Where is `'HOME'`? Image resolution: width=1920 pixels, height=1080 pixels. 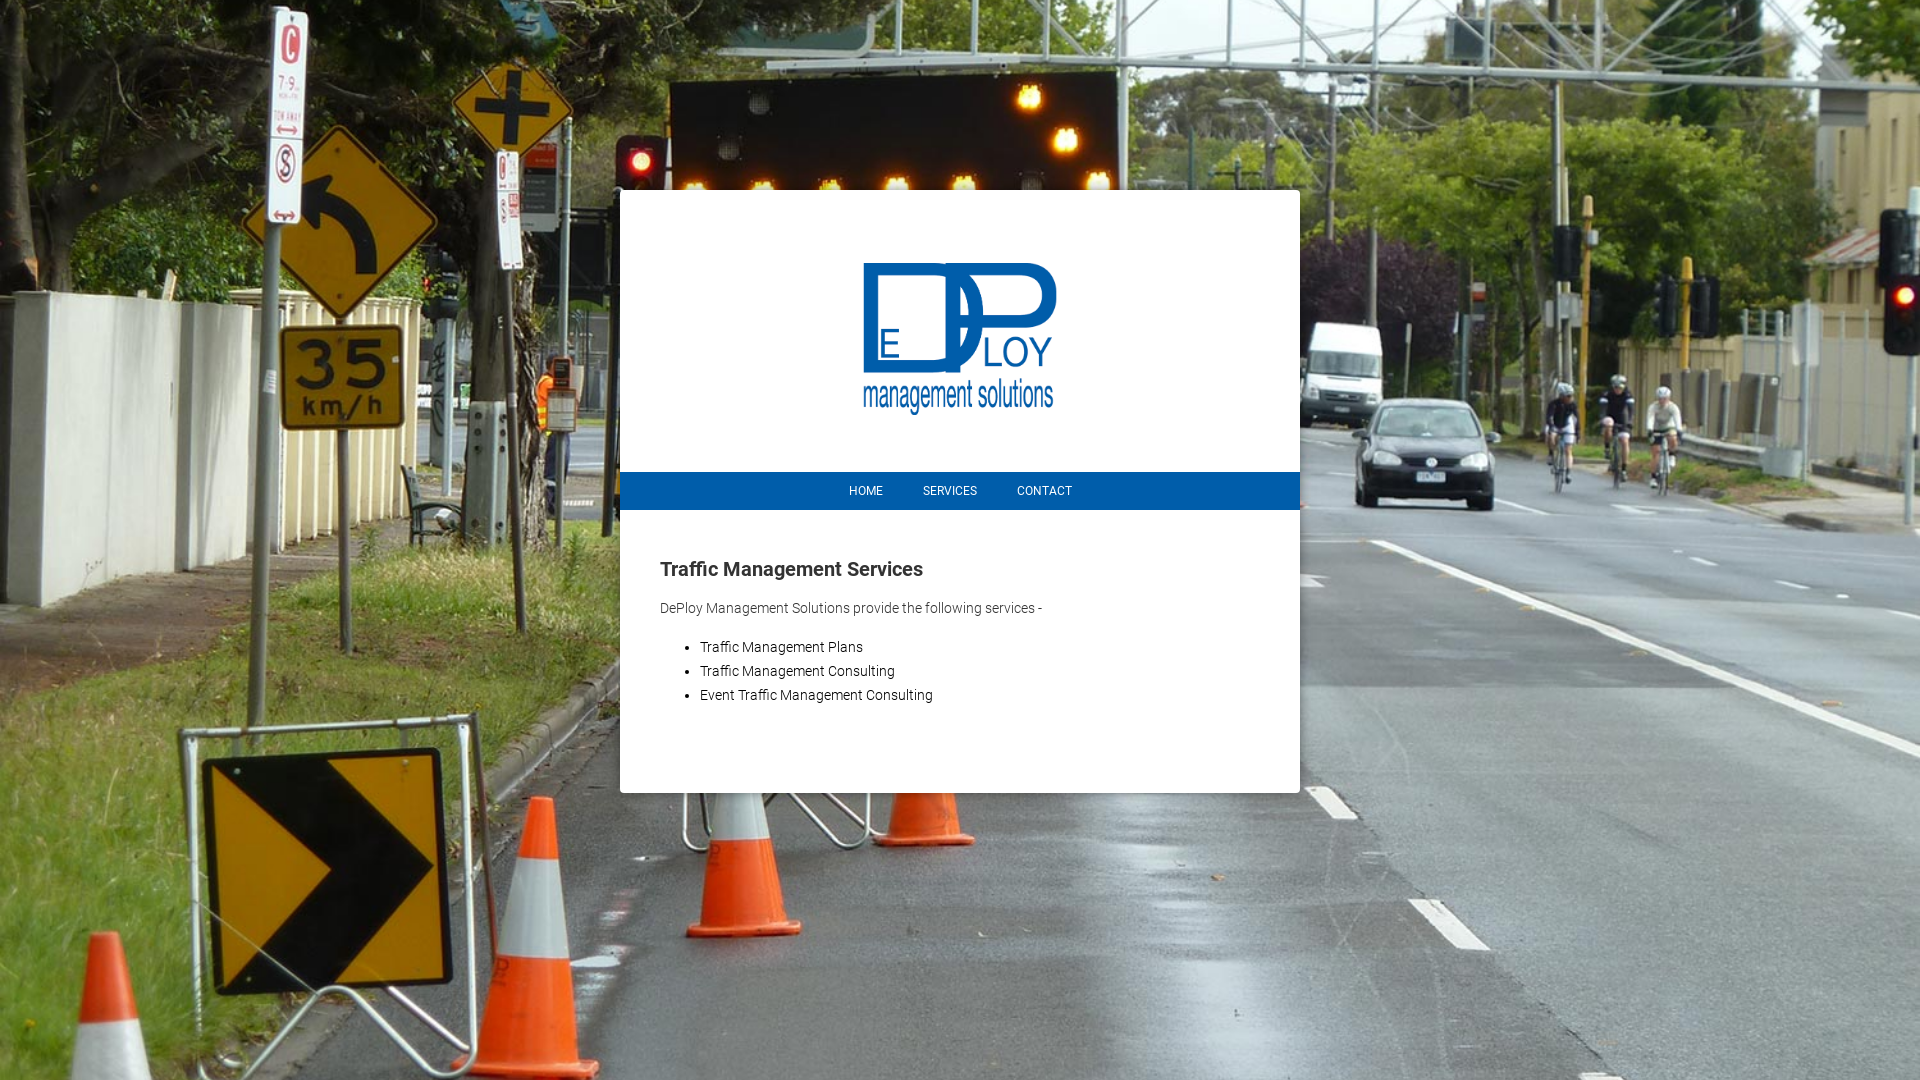
'HOME' is located at coordinates (864, 490).